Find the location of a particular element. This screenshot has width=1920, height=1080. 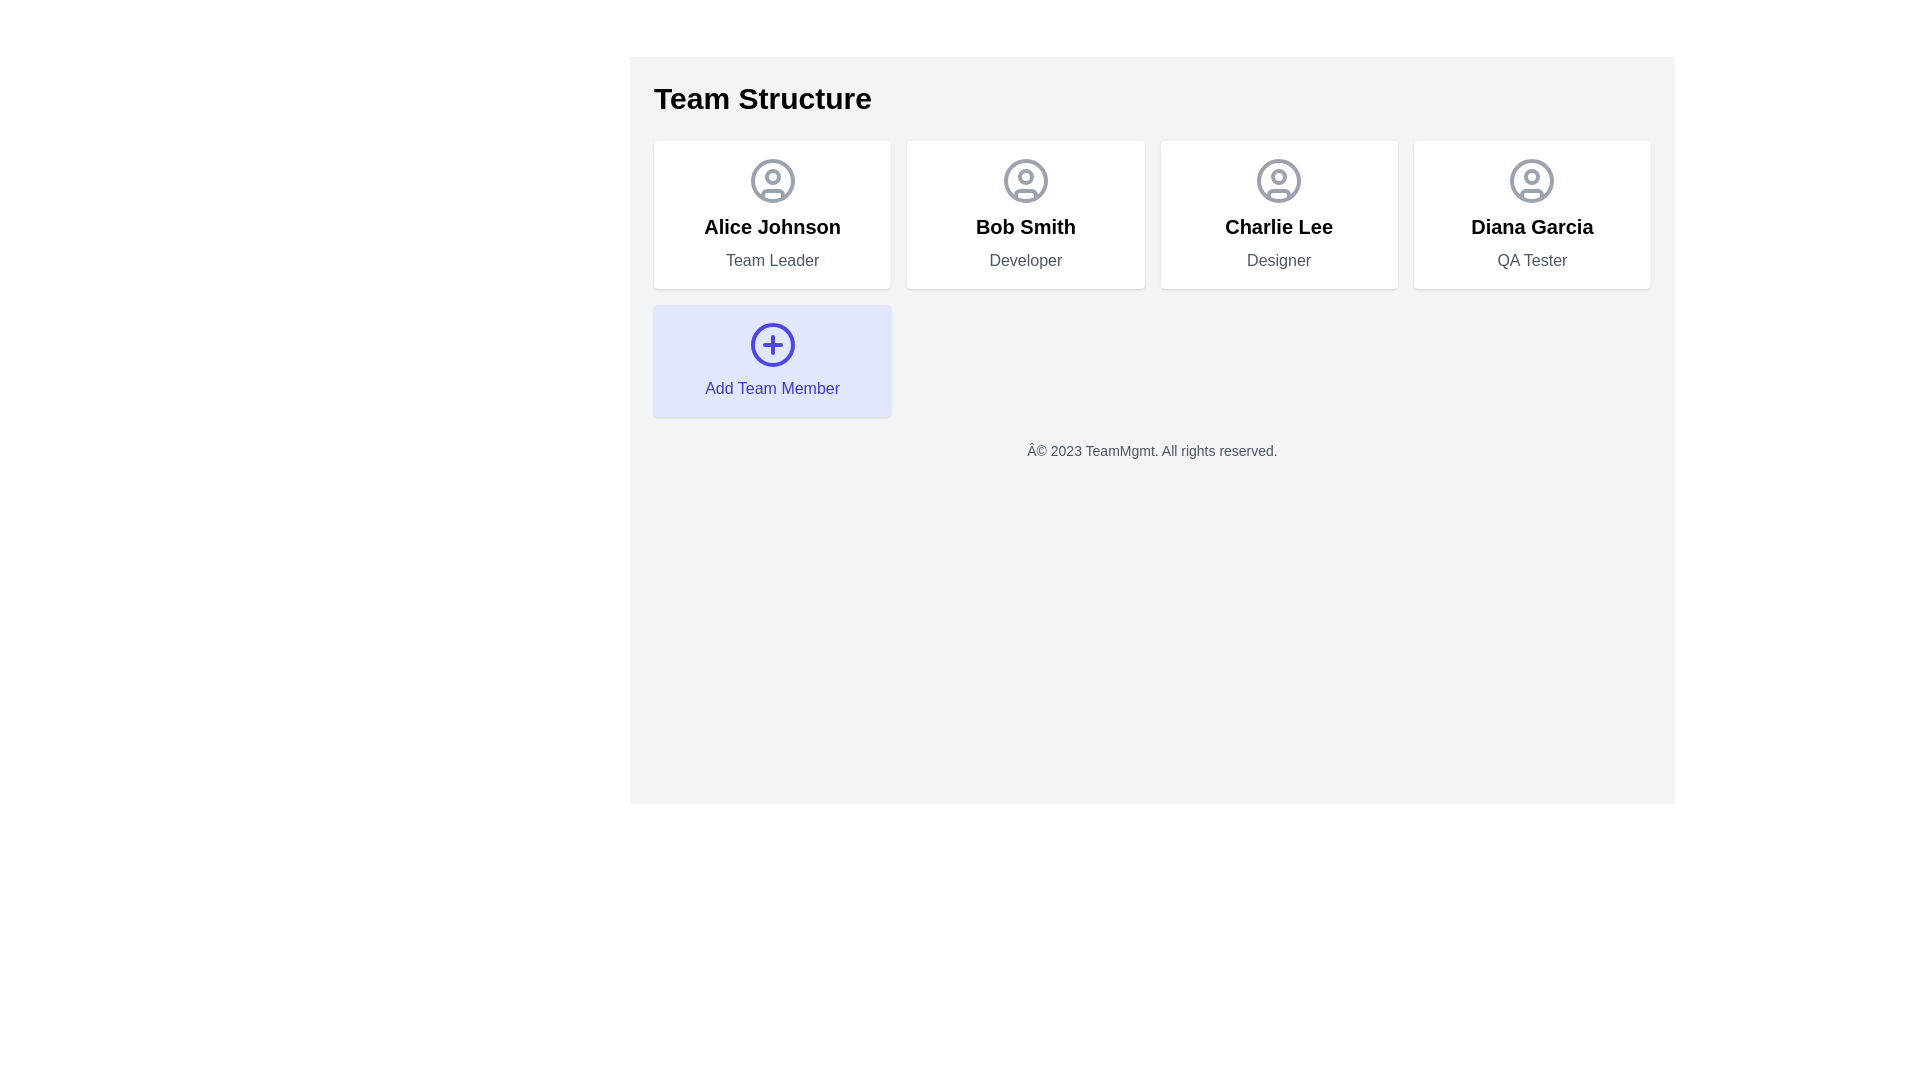

the icon representing the torso of the person in Bob Smith's profile, which is the third element within the SVG icon near the second box from the left is located at coordinates (1025, 194).